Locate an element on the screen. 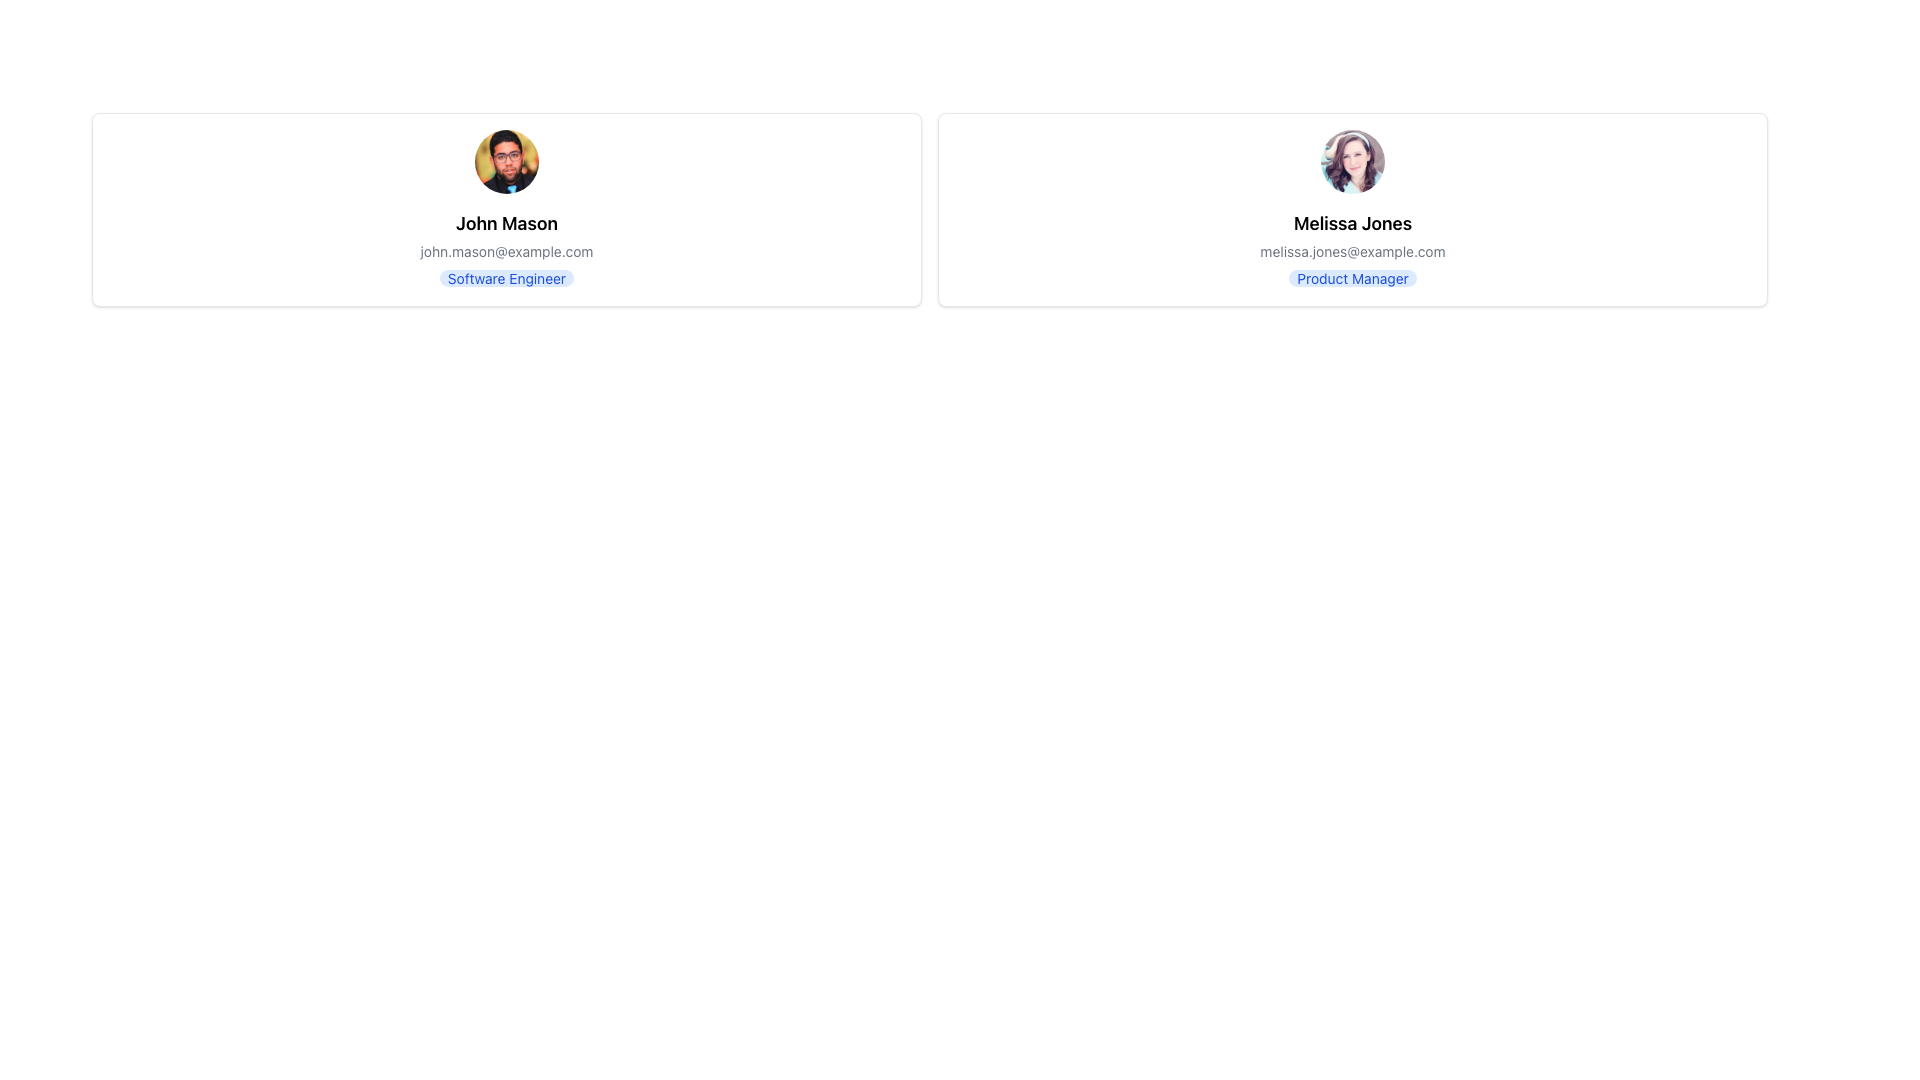 The width and height of the screenshot is (1920, 1080). the text label displaying 'Software Engineer', which is styled with blue text on a light blue background and is positioned below 'john.mason@example.com' is located at coordinates (507, 278).